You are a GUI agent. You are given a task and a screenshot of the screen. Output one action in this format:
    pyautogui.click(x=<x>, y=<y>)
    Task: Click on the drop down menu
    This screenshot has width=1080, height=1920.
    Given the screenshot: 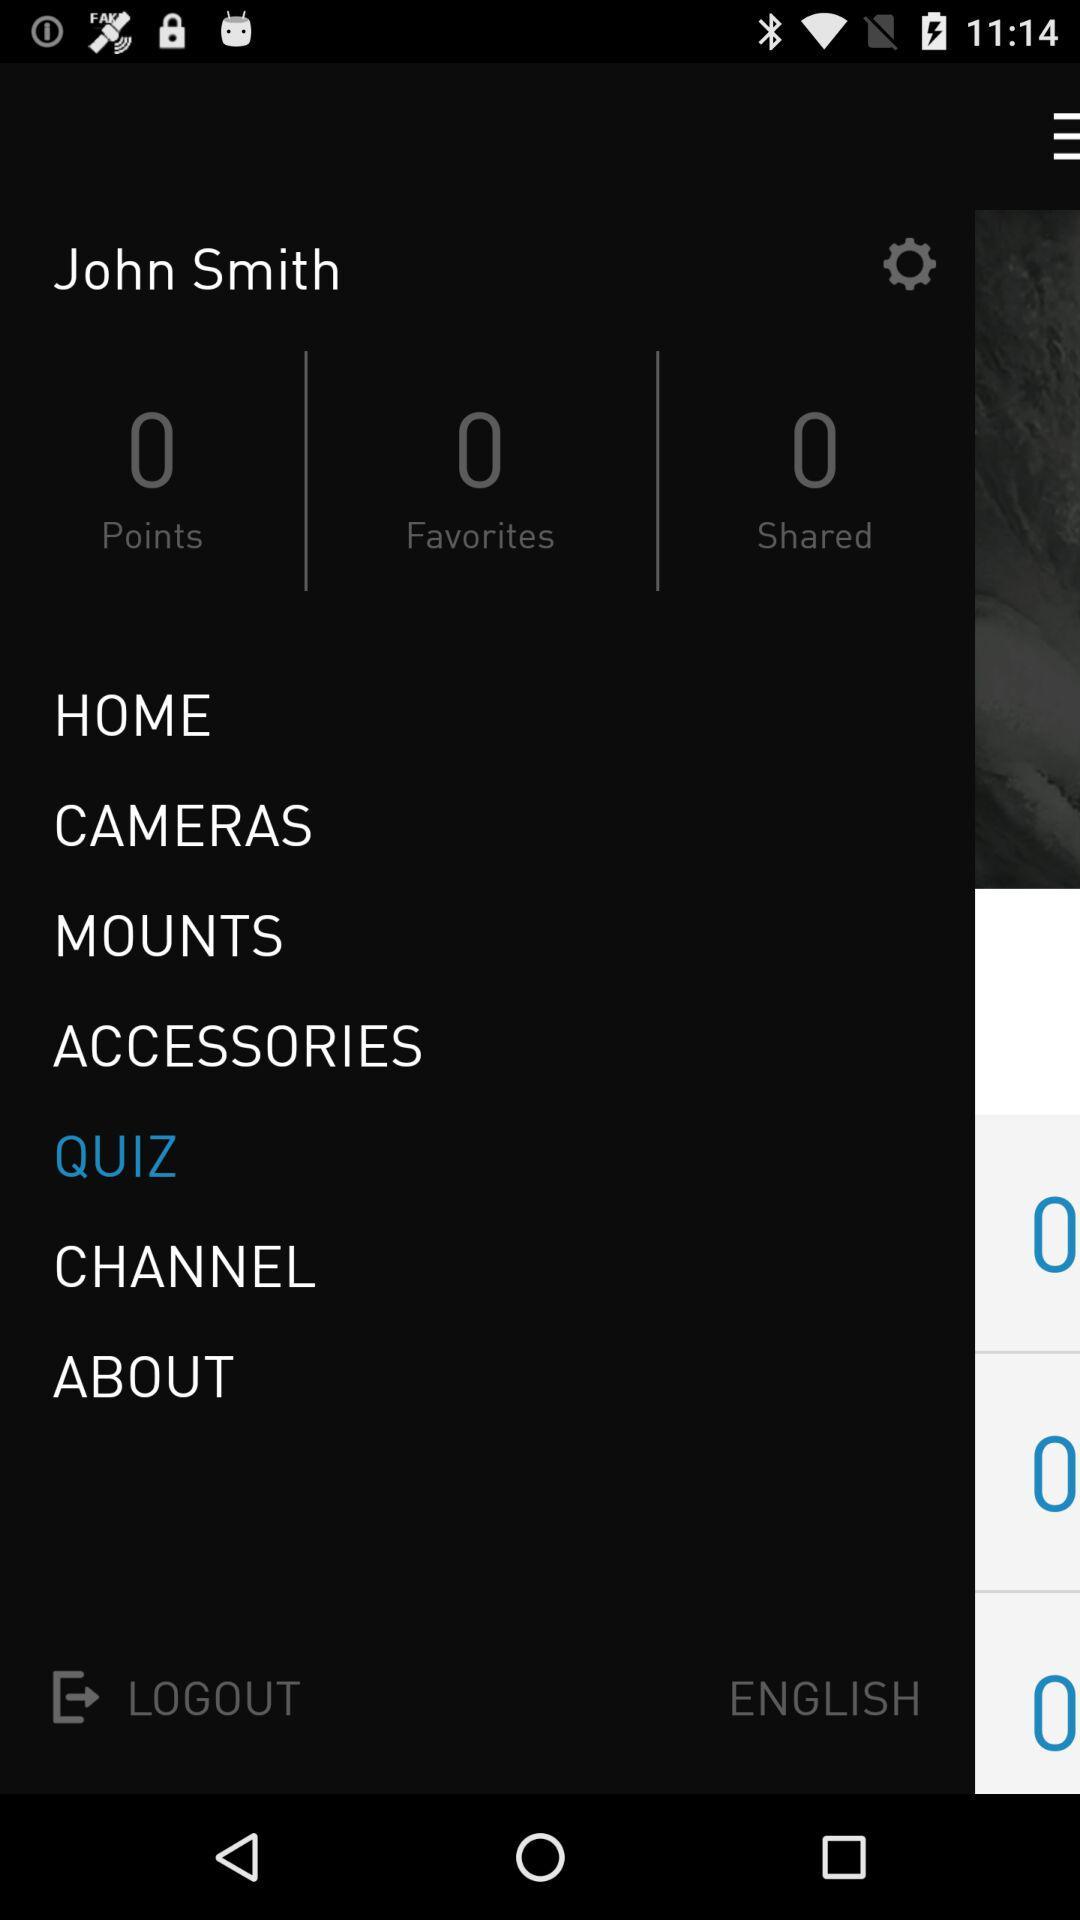 What is the action you would take?
    pyautogui.click(x=1047, y=135)
    